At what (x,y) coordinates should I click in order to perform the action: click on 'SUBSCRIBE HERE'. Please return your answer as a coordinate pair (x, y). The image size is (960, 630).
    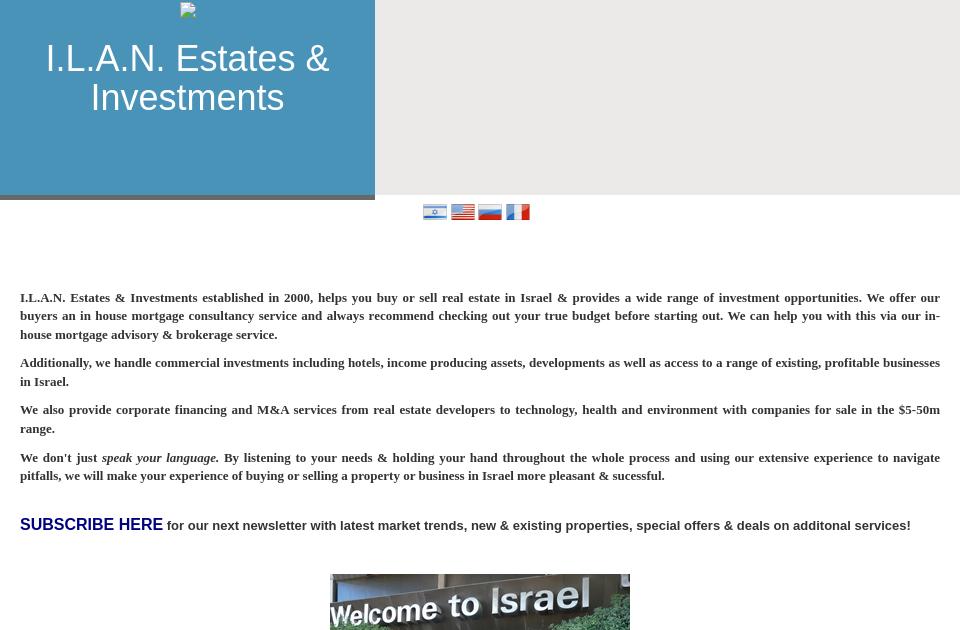
    Looking at the image, I should click on (91, 524).